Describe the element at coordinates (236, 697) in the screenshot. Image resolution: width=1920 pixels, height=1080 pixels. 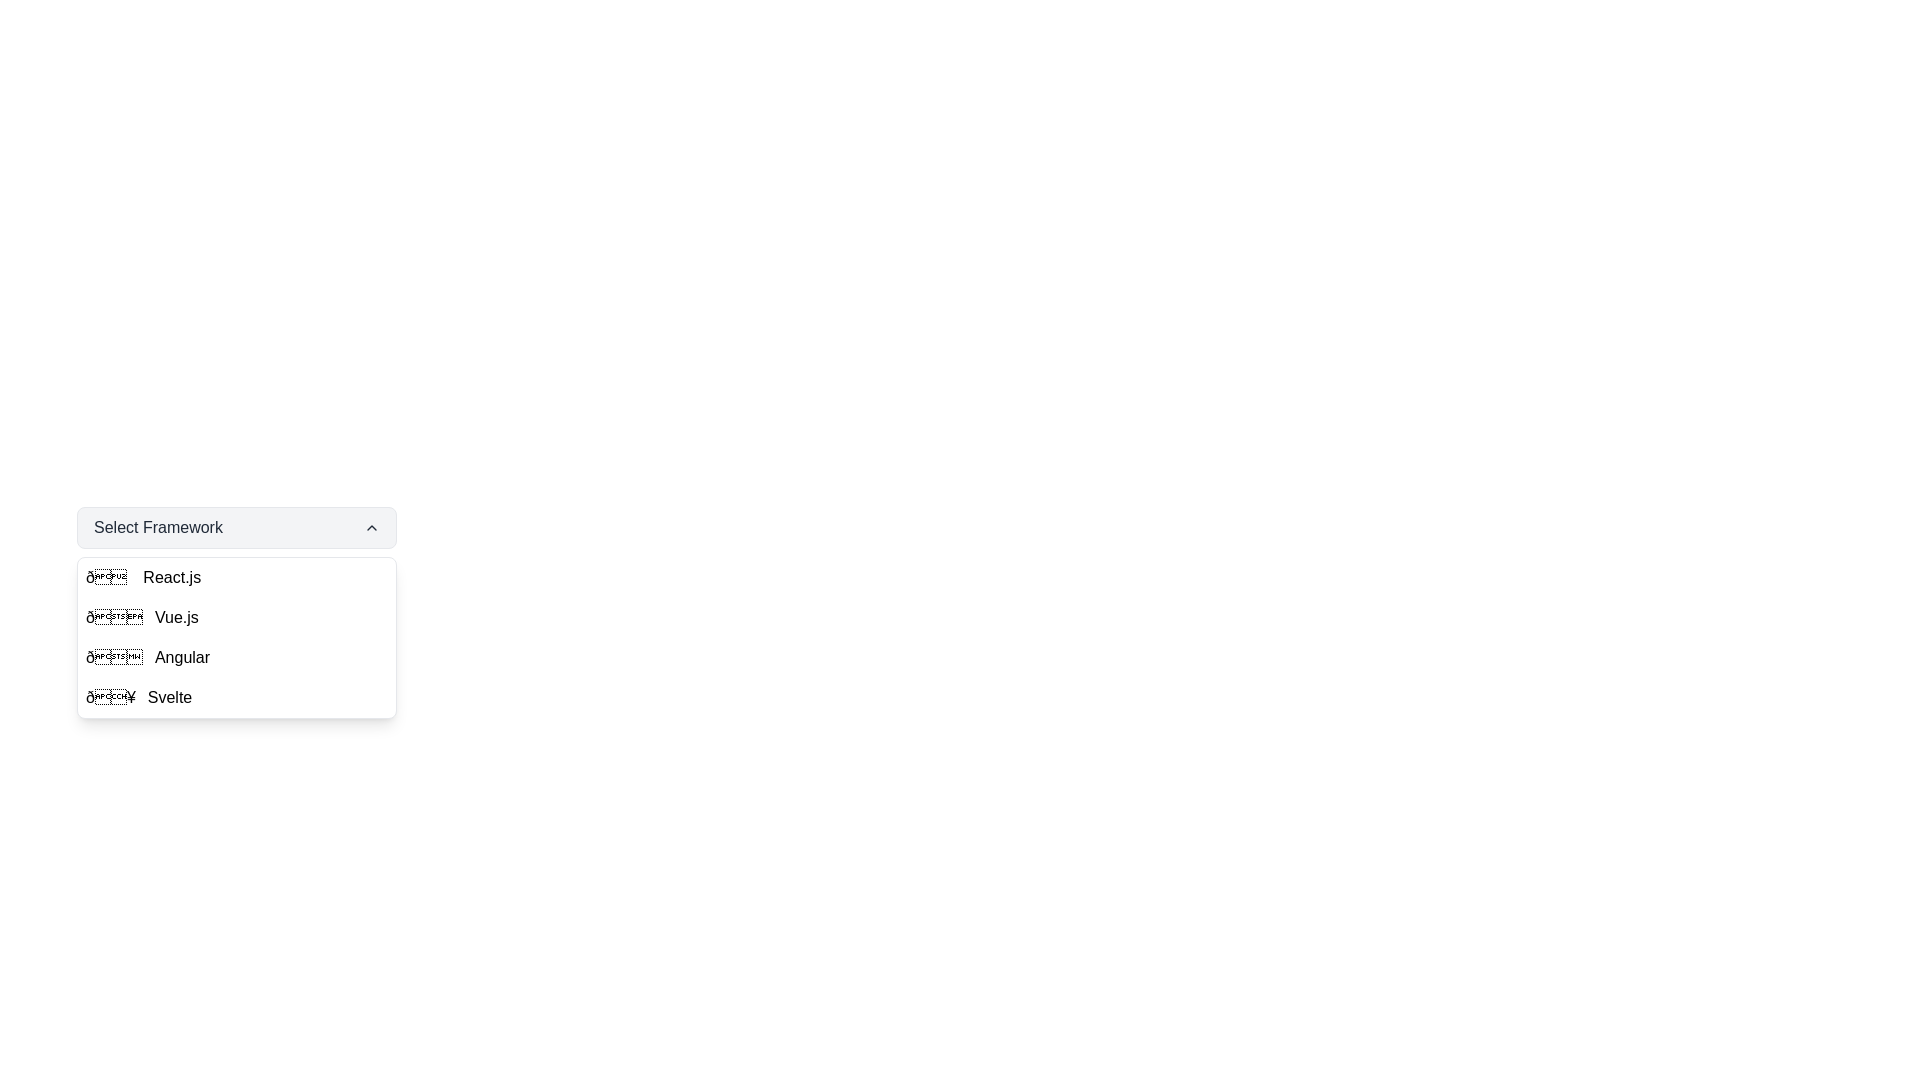
I see `the dropdown menu item labeled 'Svelte'` at that location.